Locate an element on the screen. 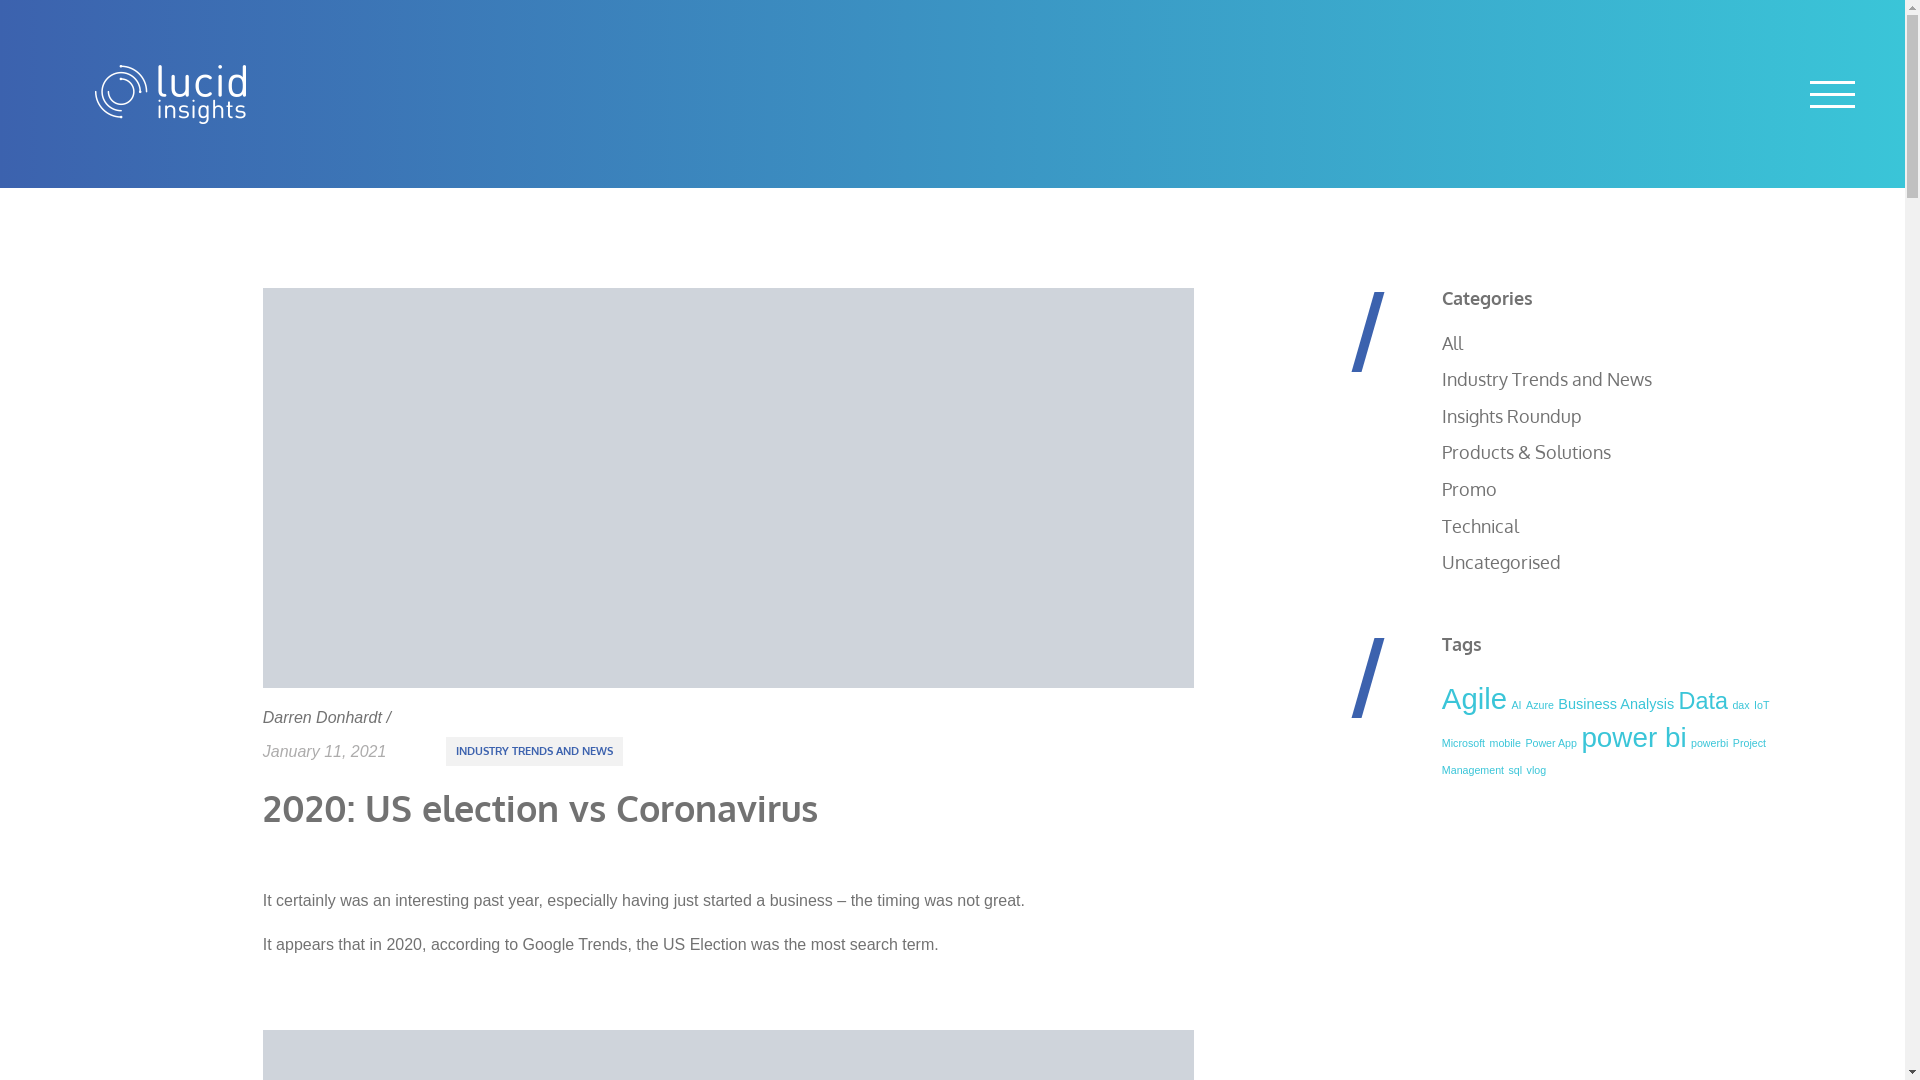 This screenshot has width=1920, height=1080. 'AI' is located at coordinates (1516, 704).